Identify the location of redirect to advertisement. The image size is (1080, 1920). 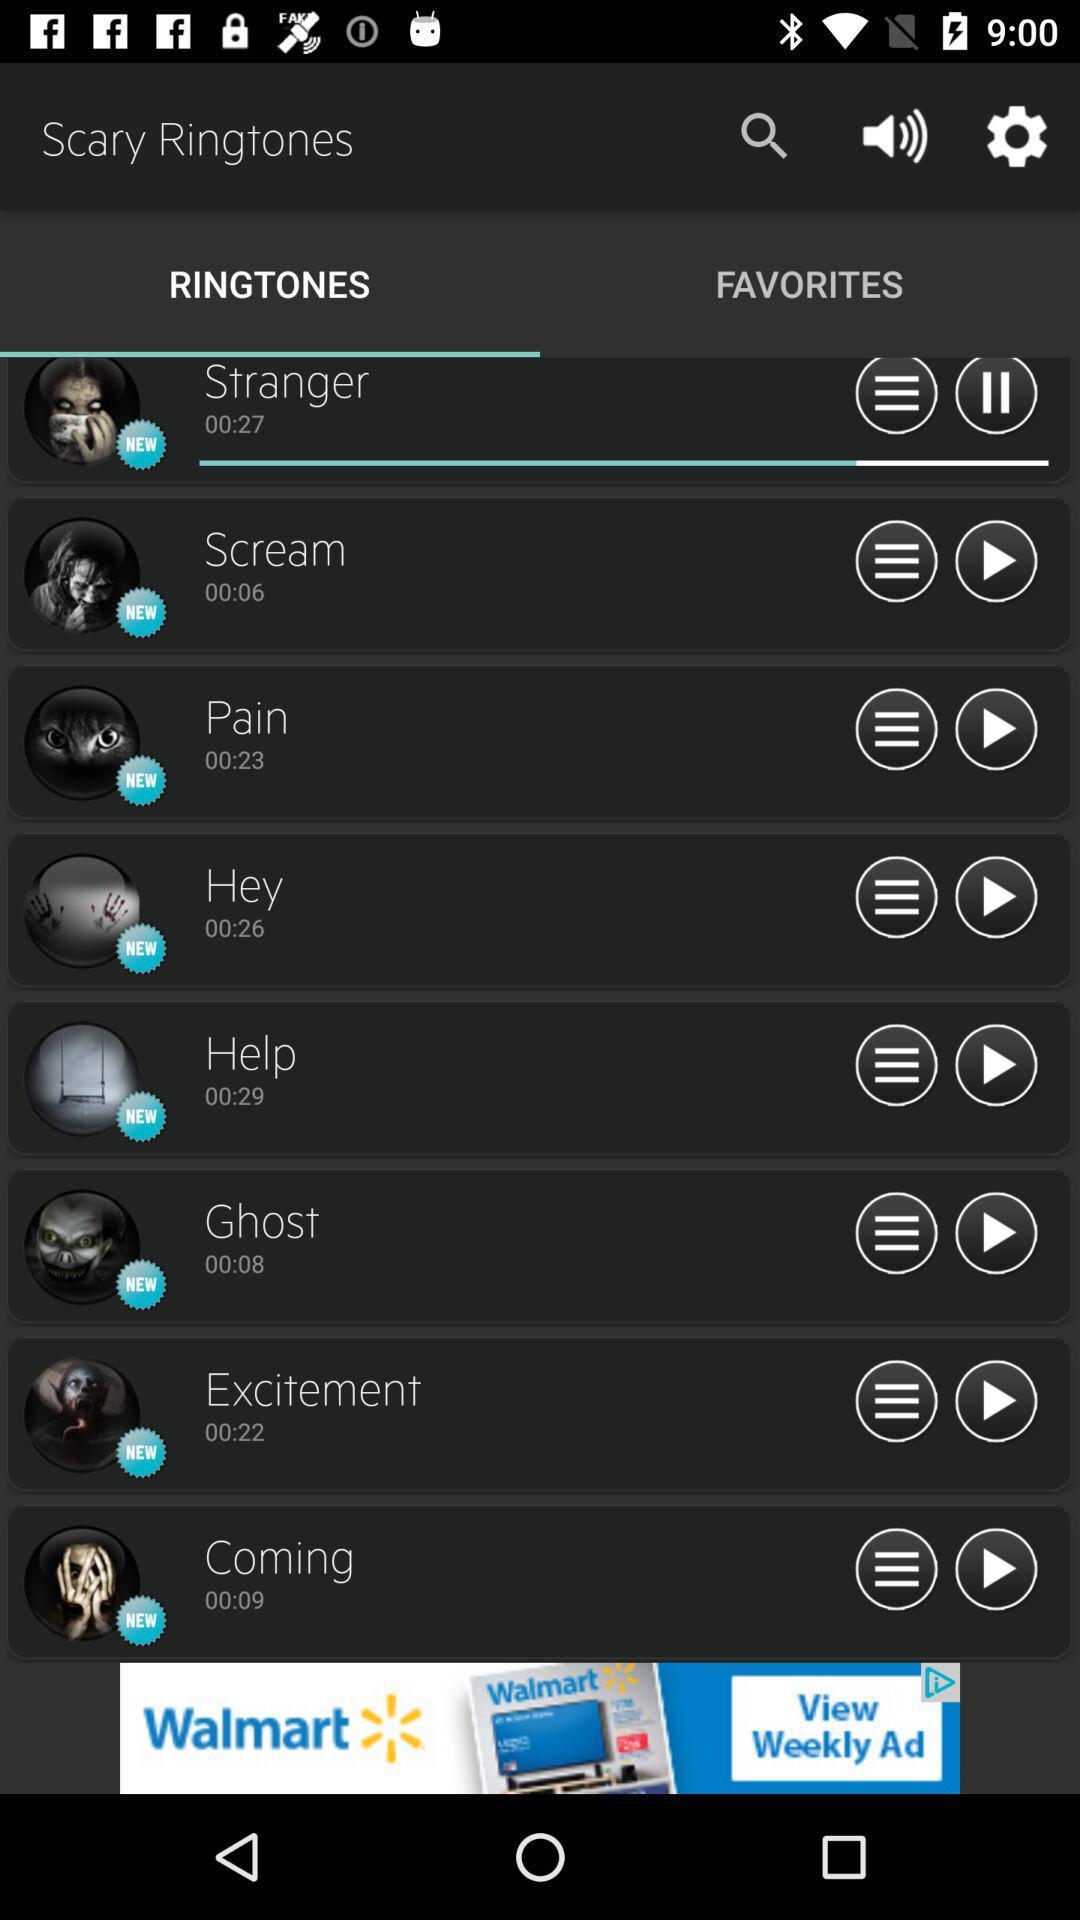
(540, 1727).